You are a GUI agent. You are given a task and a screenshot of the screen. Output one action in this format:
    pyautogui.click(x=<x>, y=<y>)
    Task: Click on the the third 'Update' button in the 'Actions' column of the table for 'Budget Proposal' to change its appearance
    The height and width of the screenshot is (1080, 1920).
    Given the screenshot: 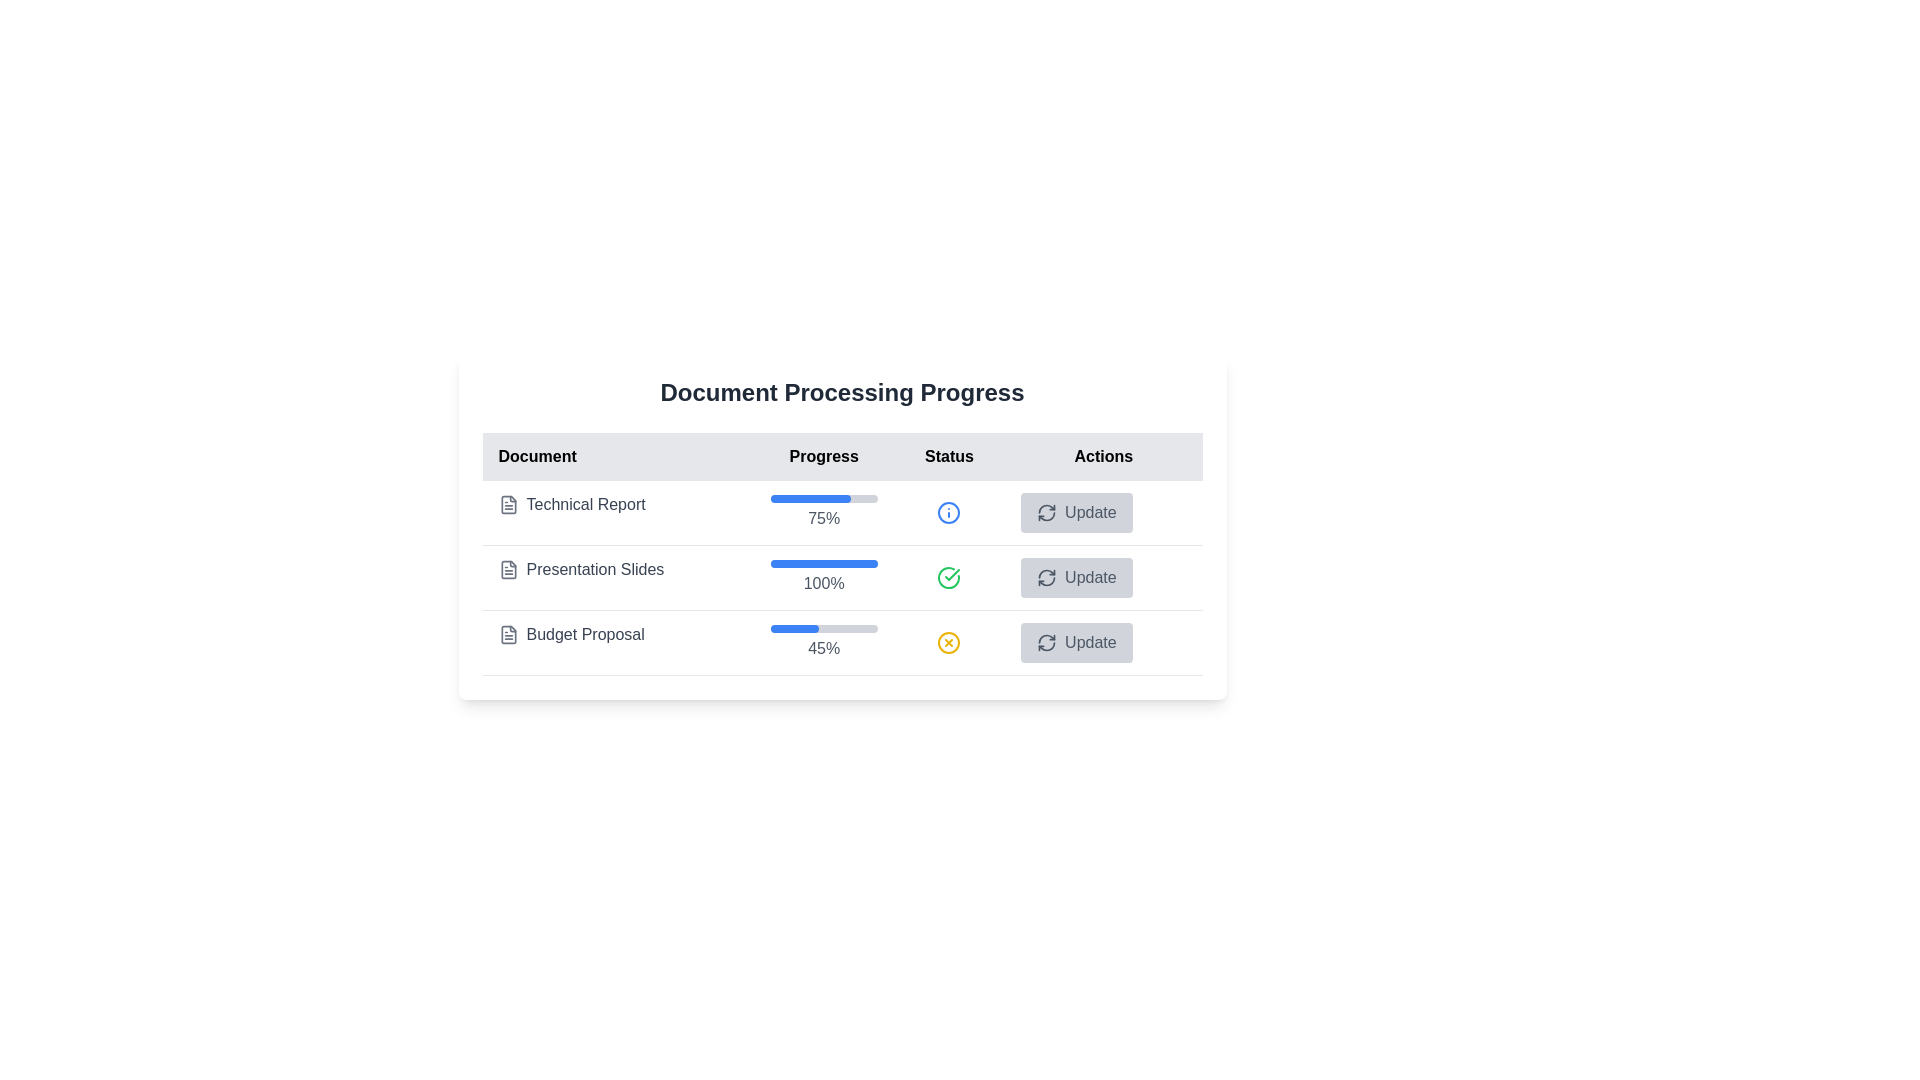 What is the action you would take?
    pyautogui.click(x=1075, y=643)
    